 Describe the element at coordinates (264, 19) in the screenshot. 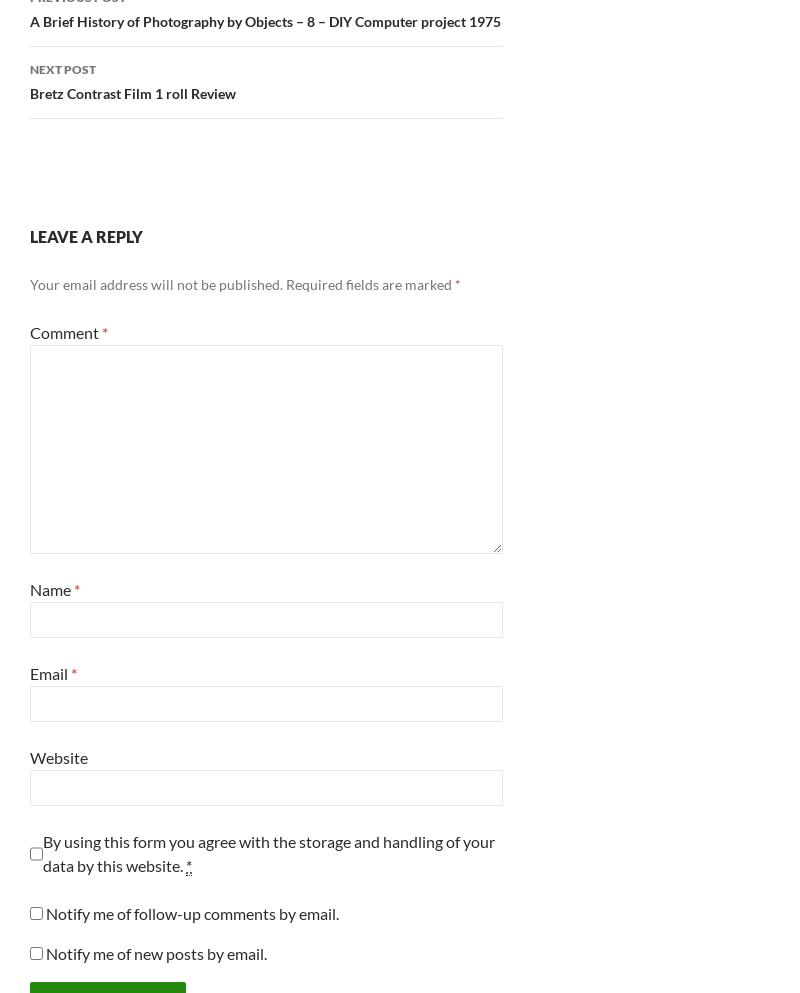

I see `'A Brief History of Photography by Objects – 8 – DIY Computer project 1975'` at that location.